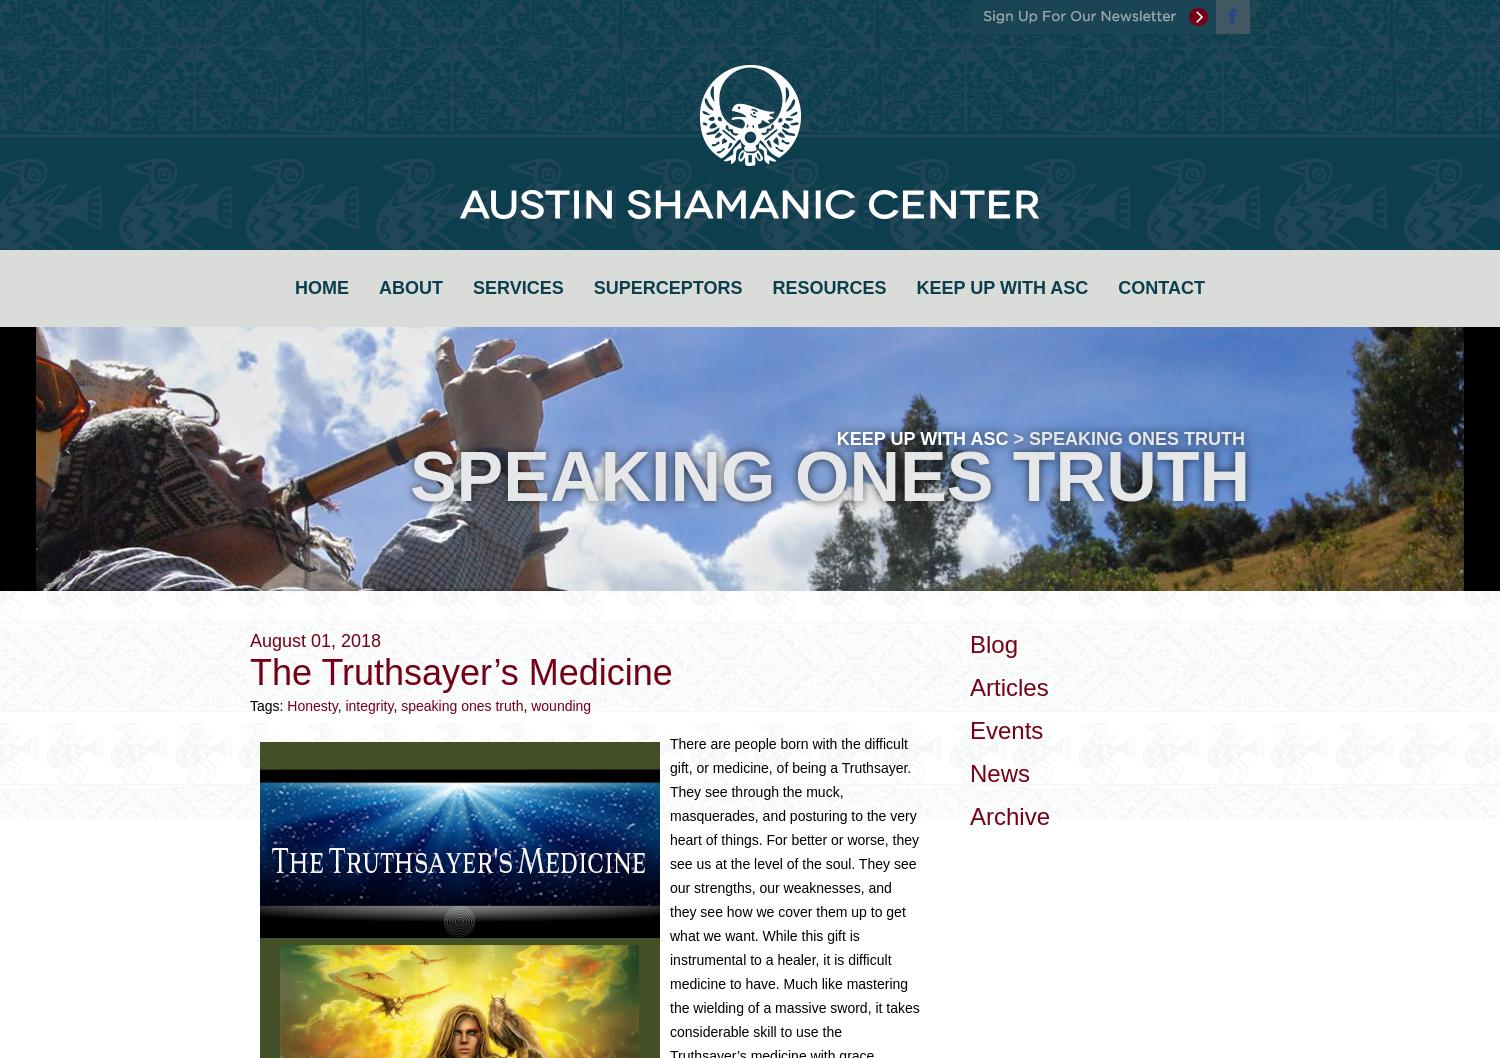 This screenshot has width=1500, height=1058. I want to click on 'August 01, 2018', so click(314, 640).